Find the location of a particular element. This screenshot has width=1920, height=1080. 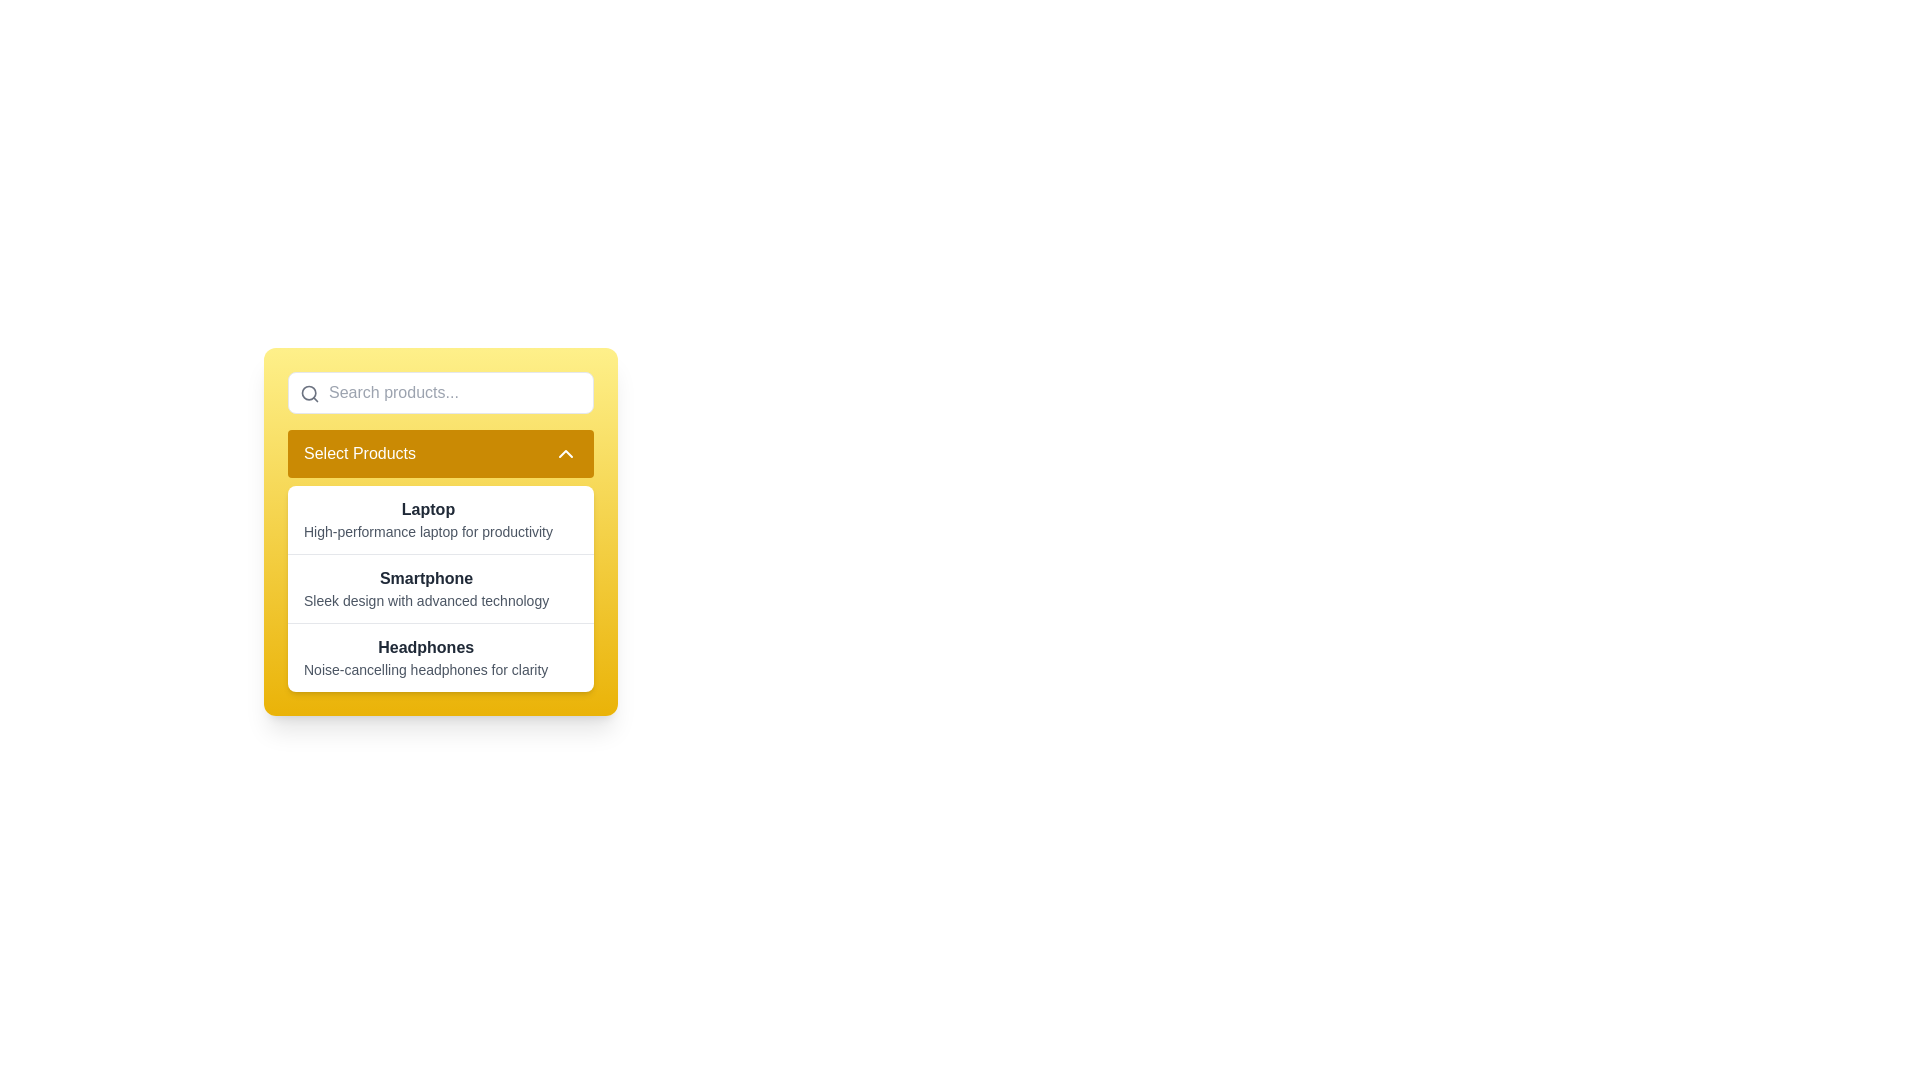

the first list item labeled 'Laptop' in the dropdown menu is located at coordinates (440, 519).